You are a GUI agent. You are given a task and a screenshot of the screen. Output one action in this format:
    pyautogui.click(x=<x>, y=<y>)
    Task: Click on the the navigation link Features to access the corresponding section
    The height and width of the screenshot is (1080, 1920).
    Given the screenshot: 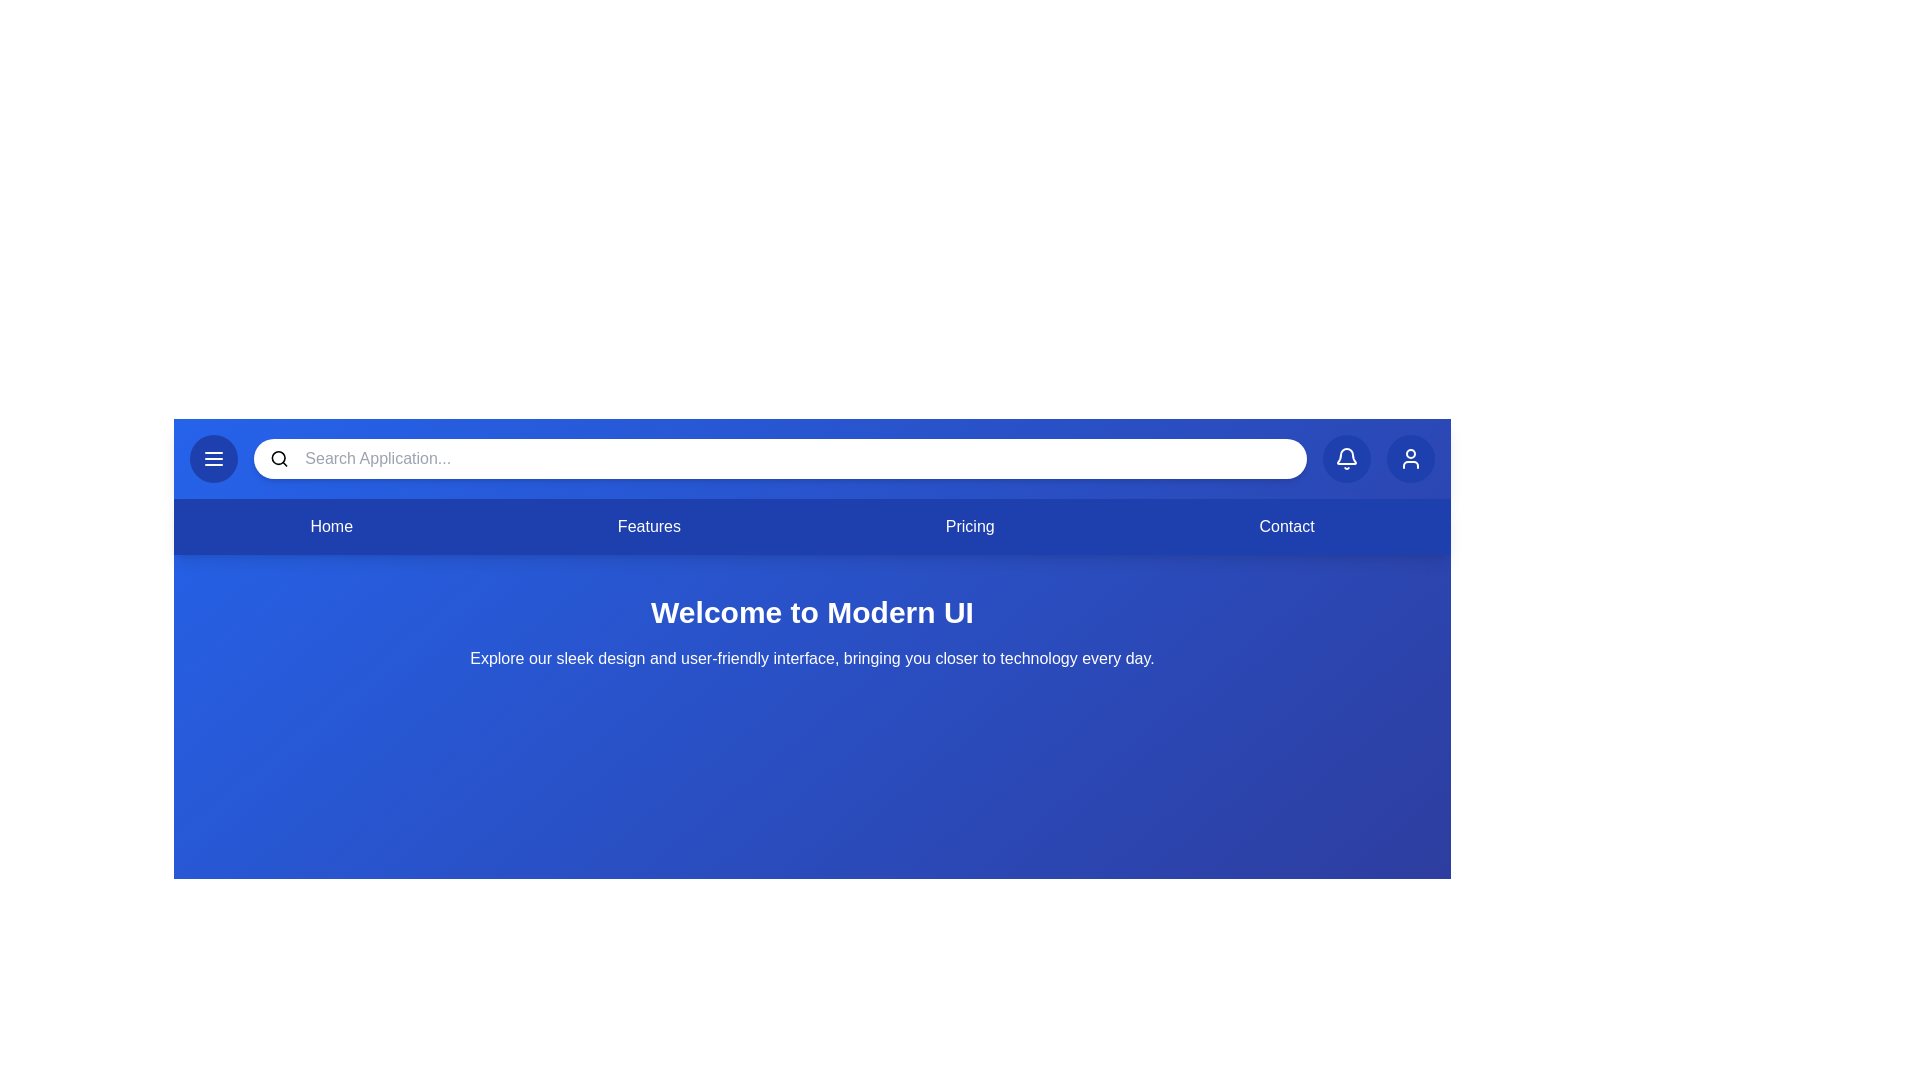 What is the action you would take?
    pyautogui.click(x=649, y=526)
    